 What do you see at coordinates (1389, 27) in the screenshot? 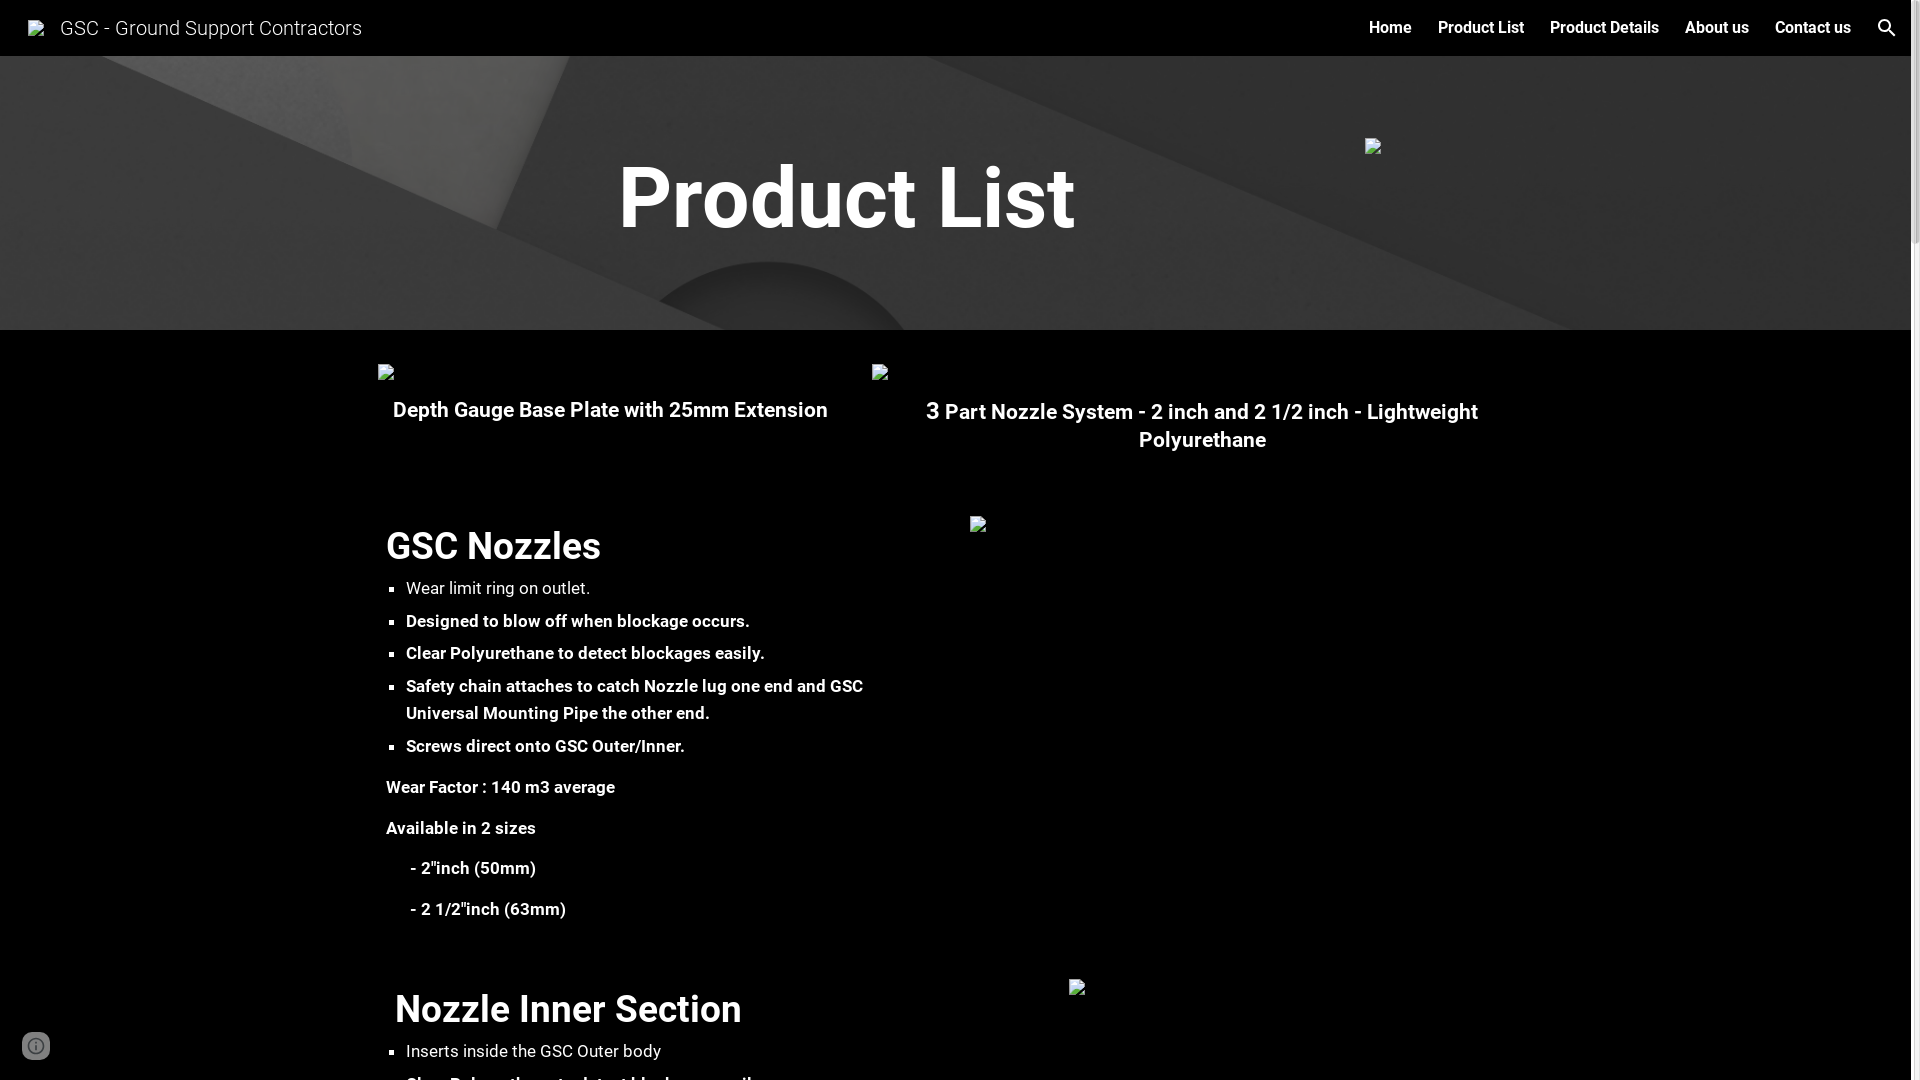
I see `'Home'` at bounding box center [1389, 27].